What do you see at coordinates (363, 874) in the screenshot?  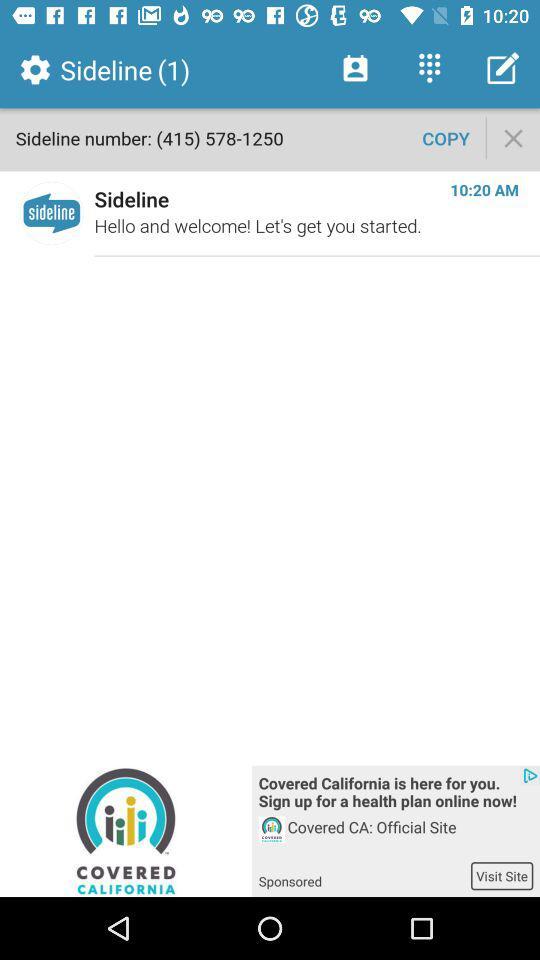 I see `icon to the left of visit site icon` at bounding box center [363, 874].